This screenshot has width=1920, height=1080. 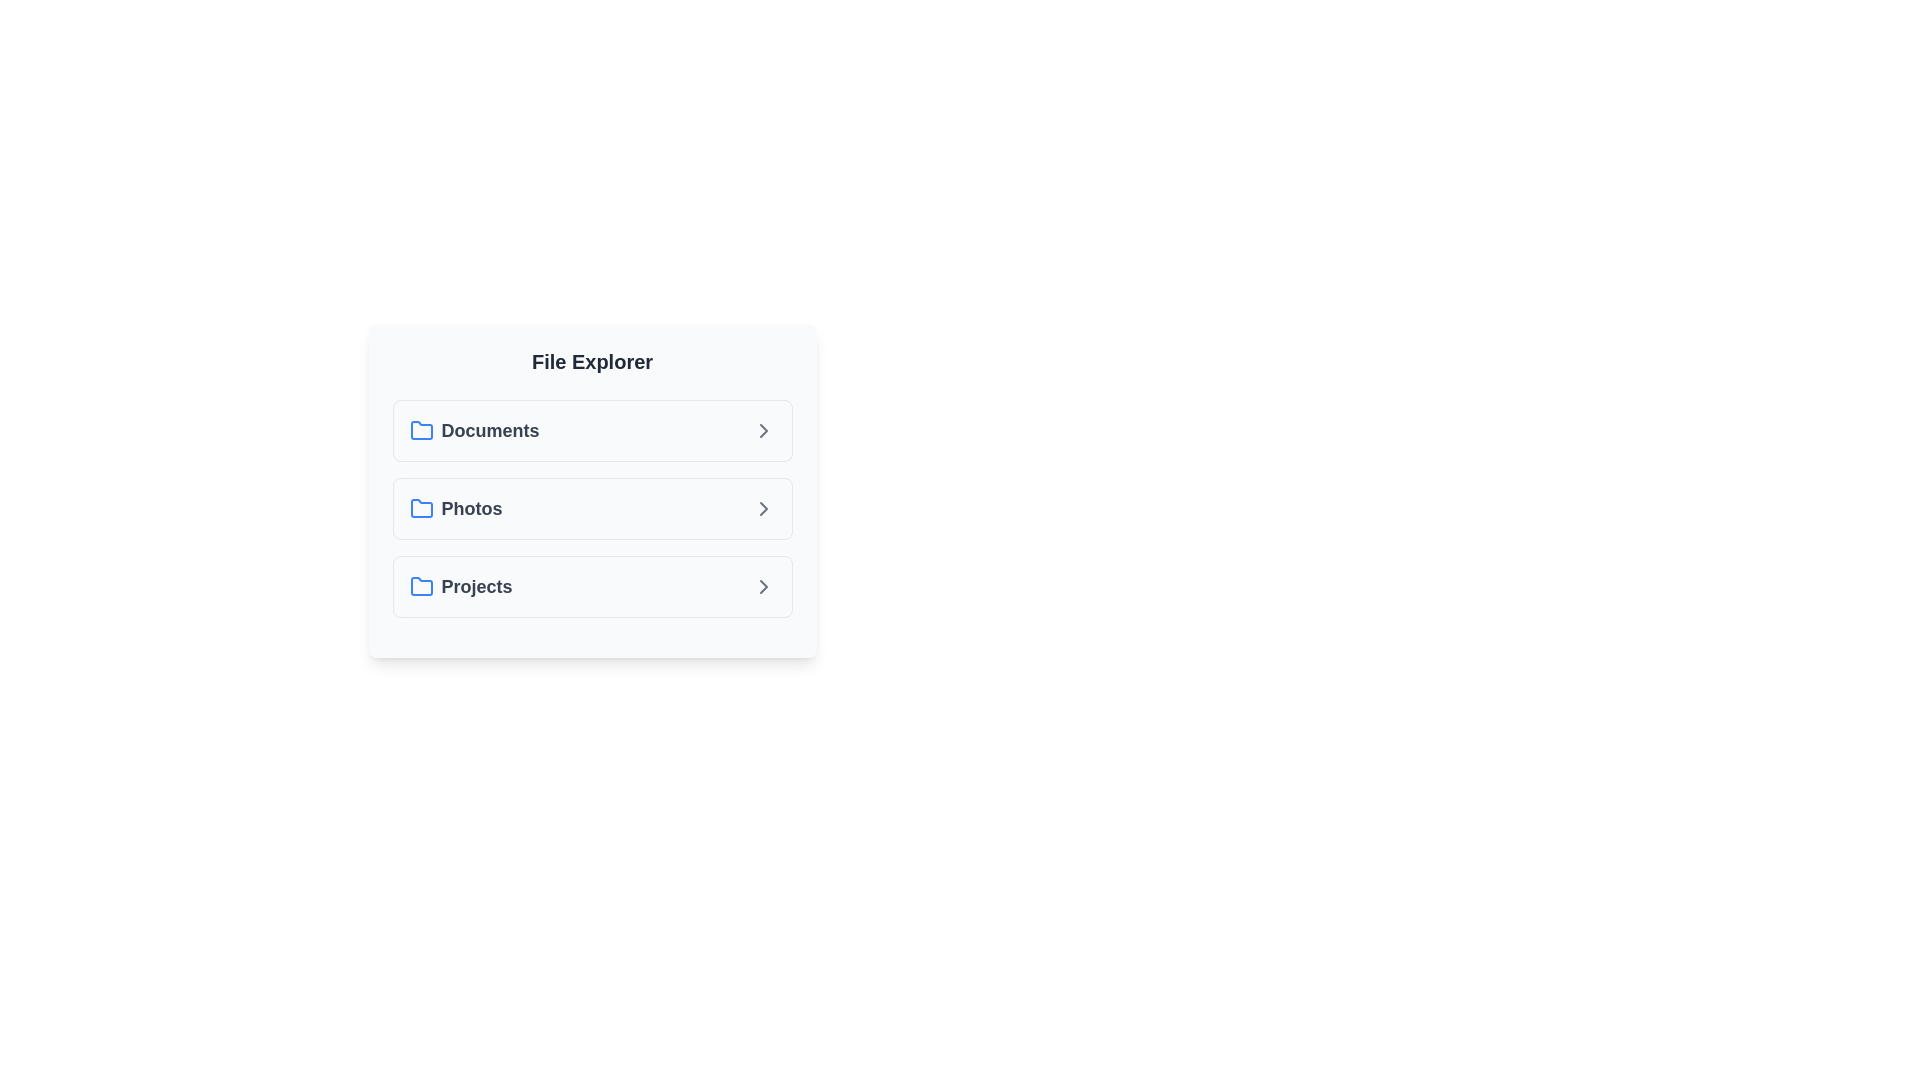 I want to click on the folder icon next to Photos, so click(x=420, y=508).